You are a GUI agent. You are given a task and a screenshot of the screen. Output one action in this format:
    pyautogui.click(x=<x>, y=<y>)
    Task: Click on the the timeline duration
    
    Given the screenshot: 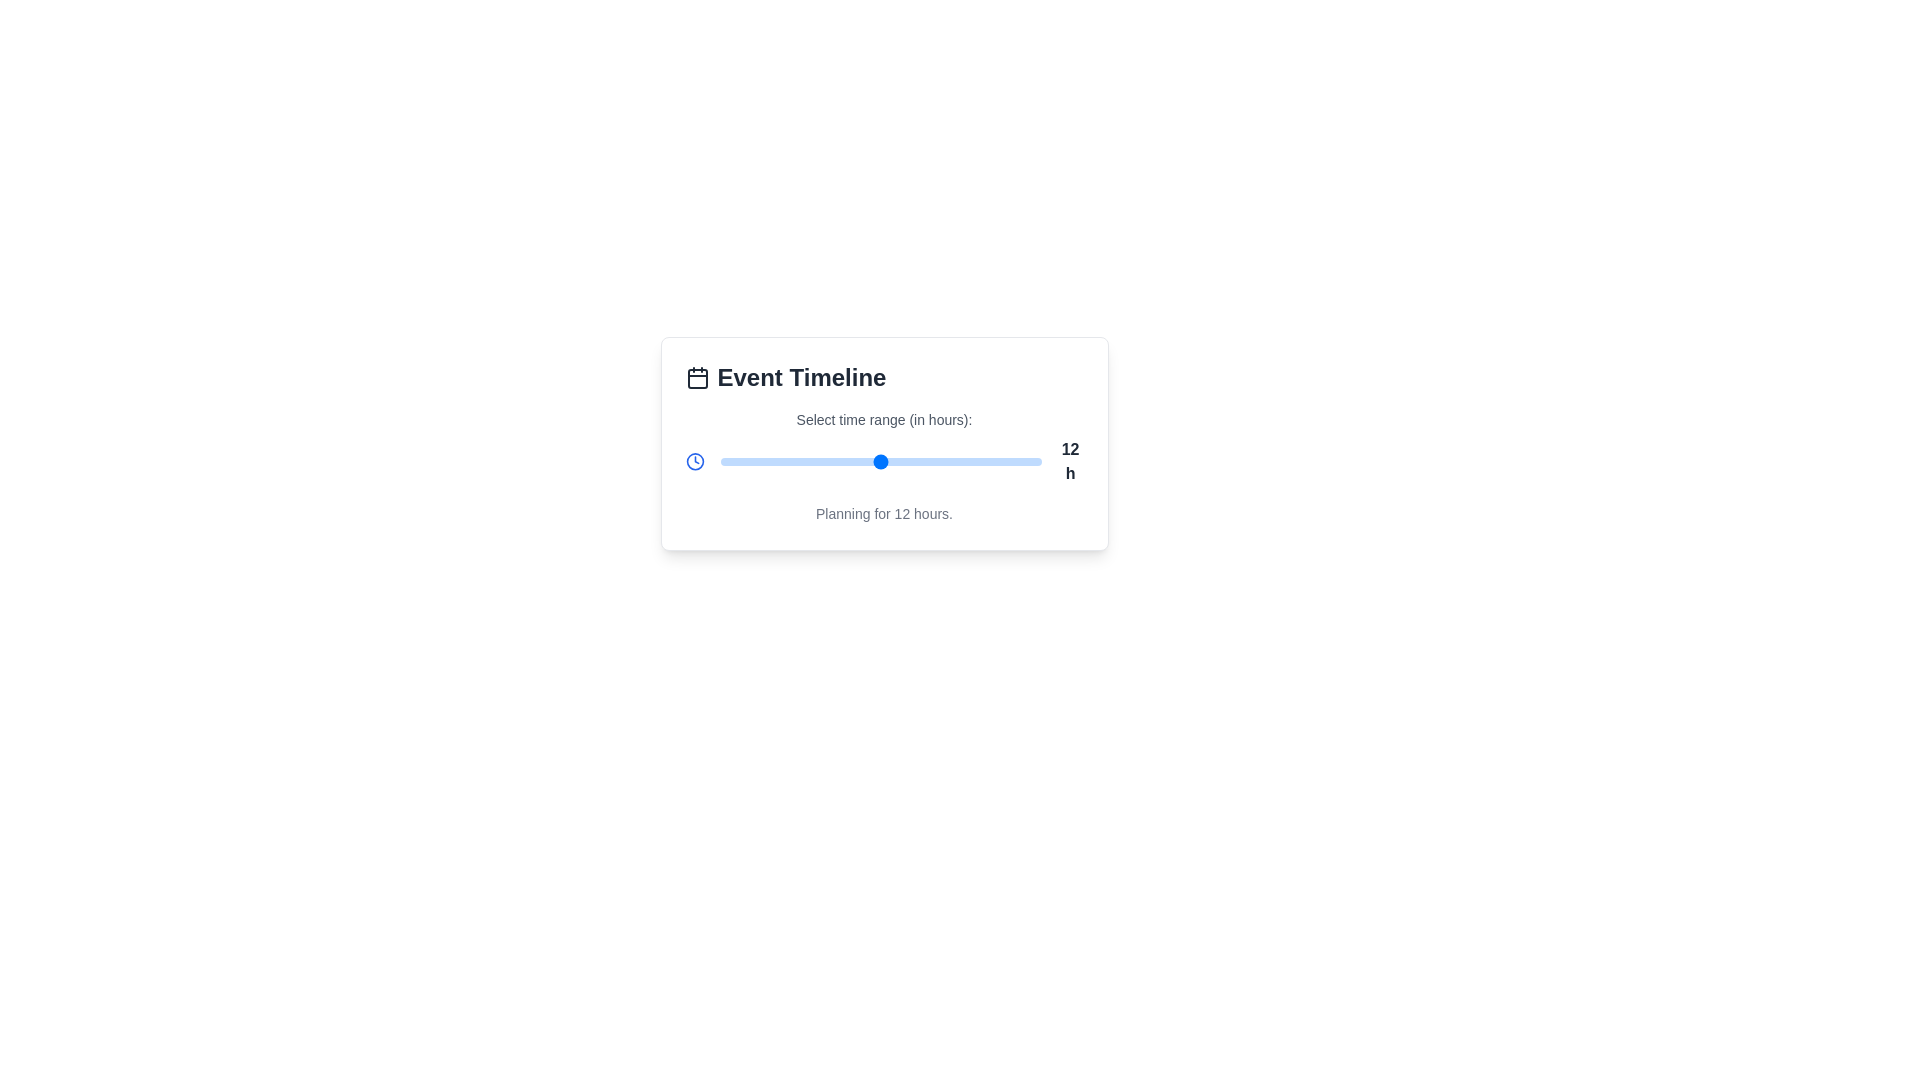 What is the action you would take?
    pyautogui.click(x=893, y=462)
    